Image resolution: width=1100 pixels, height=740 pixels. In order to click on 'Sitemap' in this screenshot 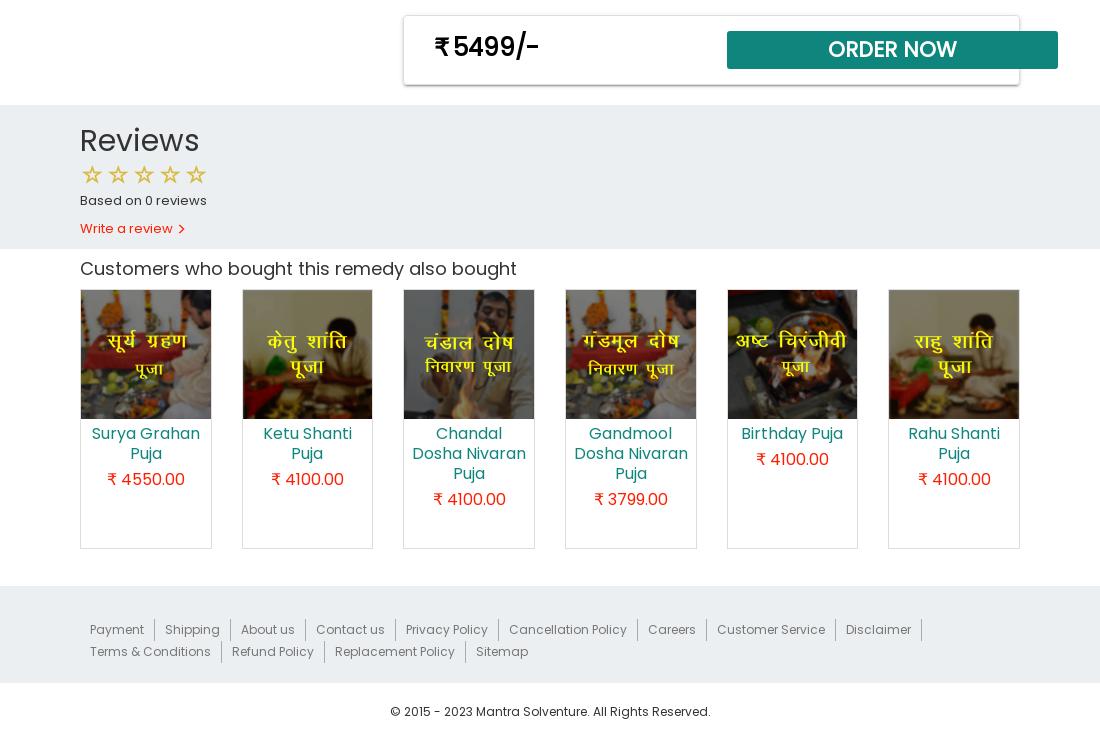, I will do `click(502, 651)`.